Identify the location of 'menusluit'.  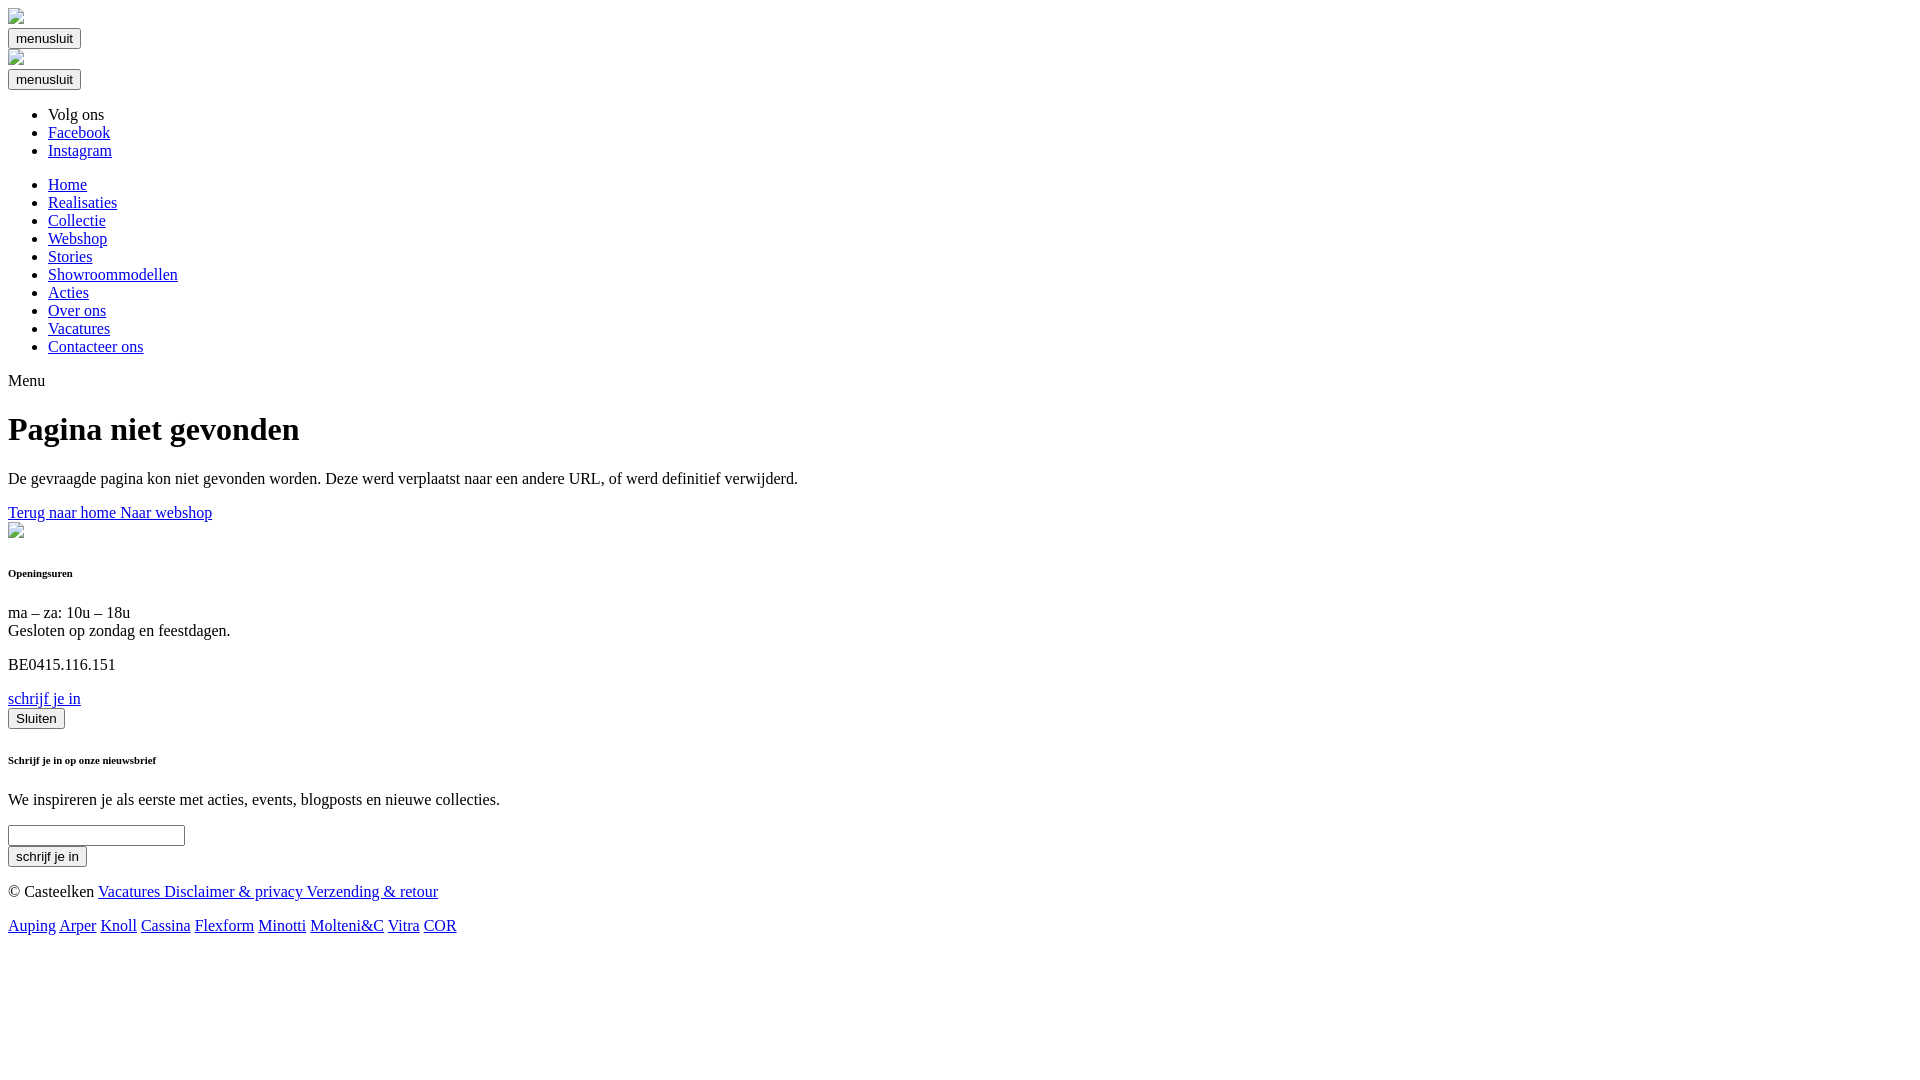
(44, 38).